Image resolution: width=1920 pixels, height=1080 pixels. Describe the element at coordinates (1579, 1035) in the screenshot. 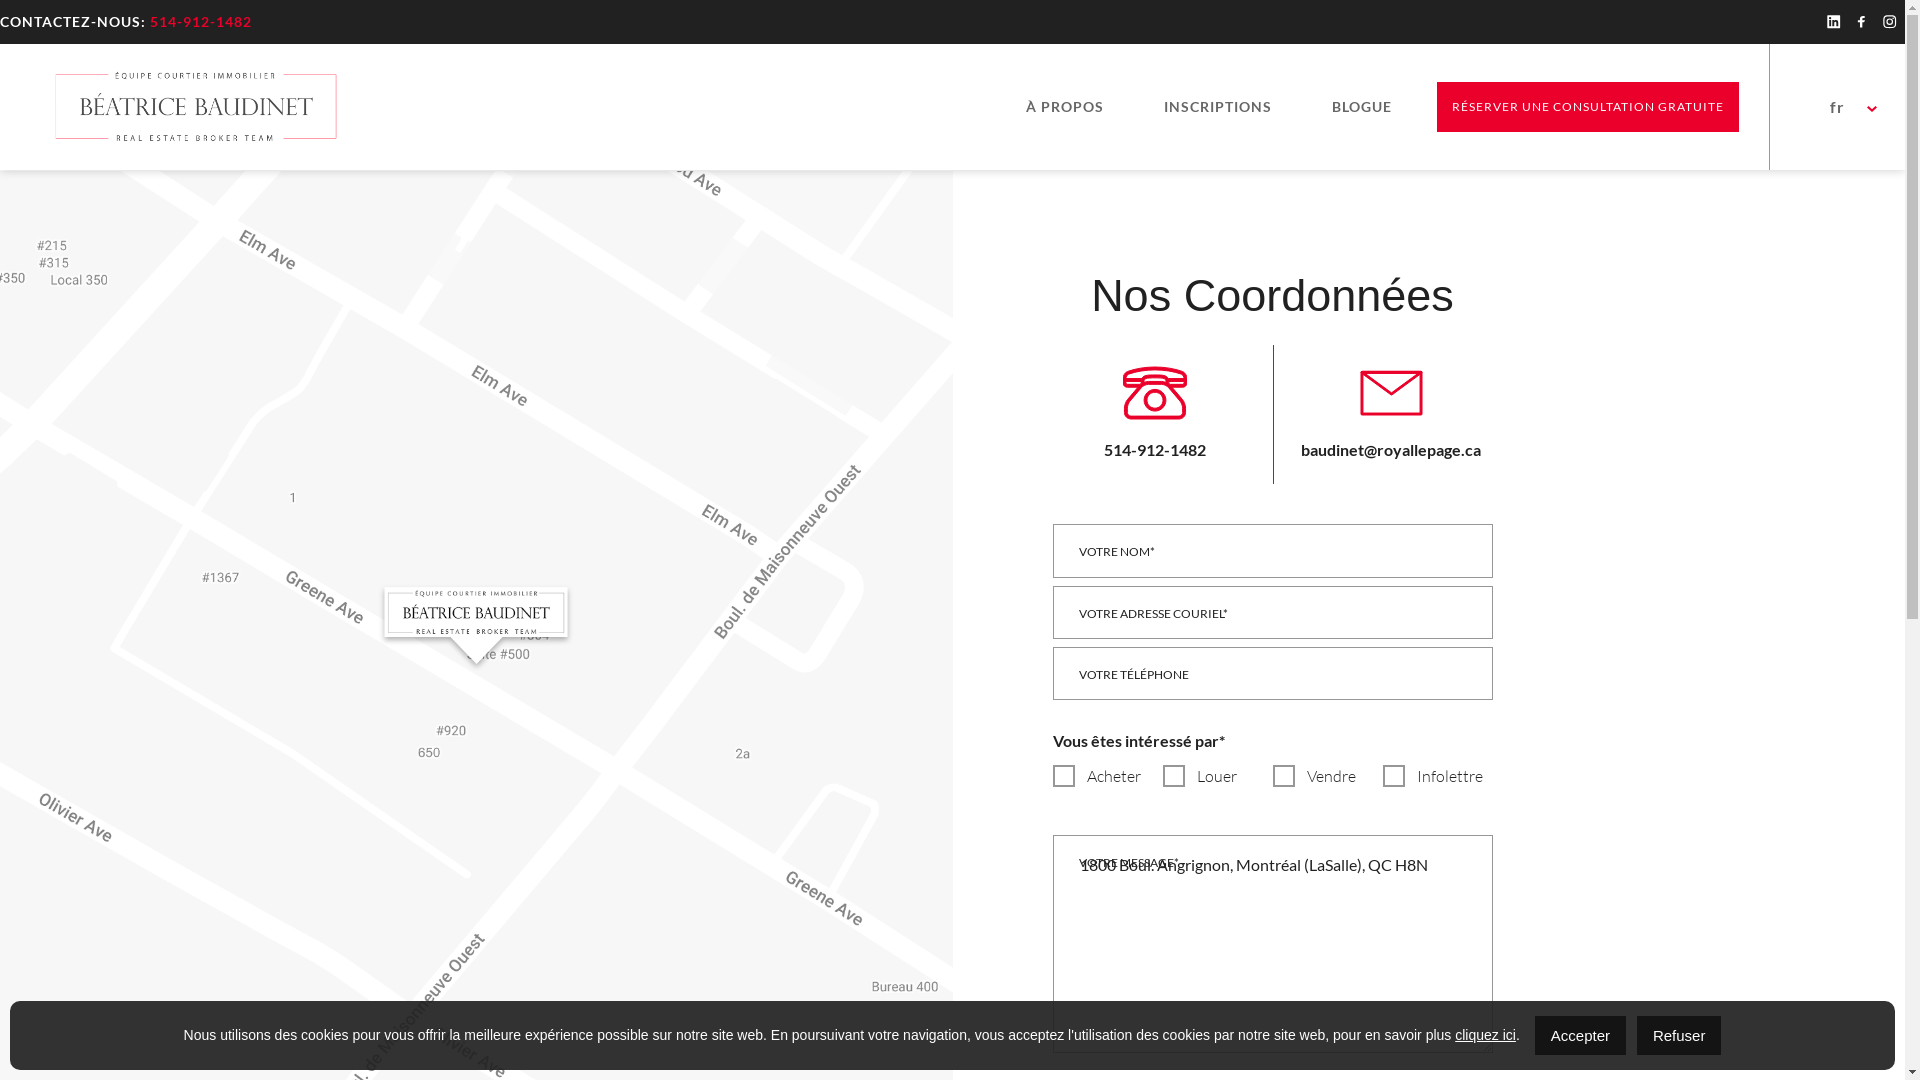

I see `'Accepter'` at that location.